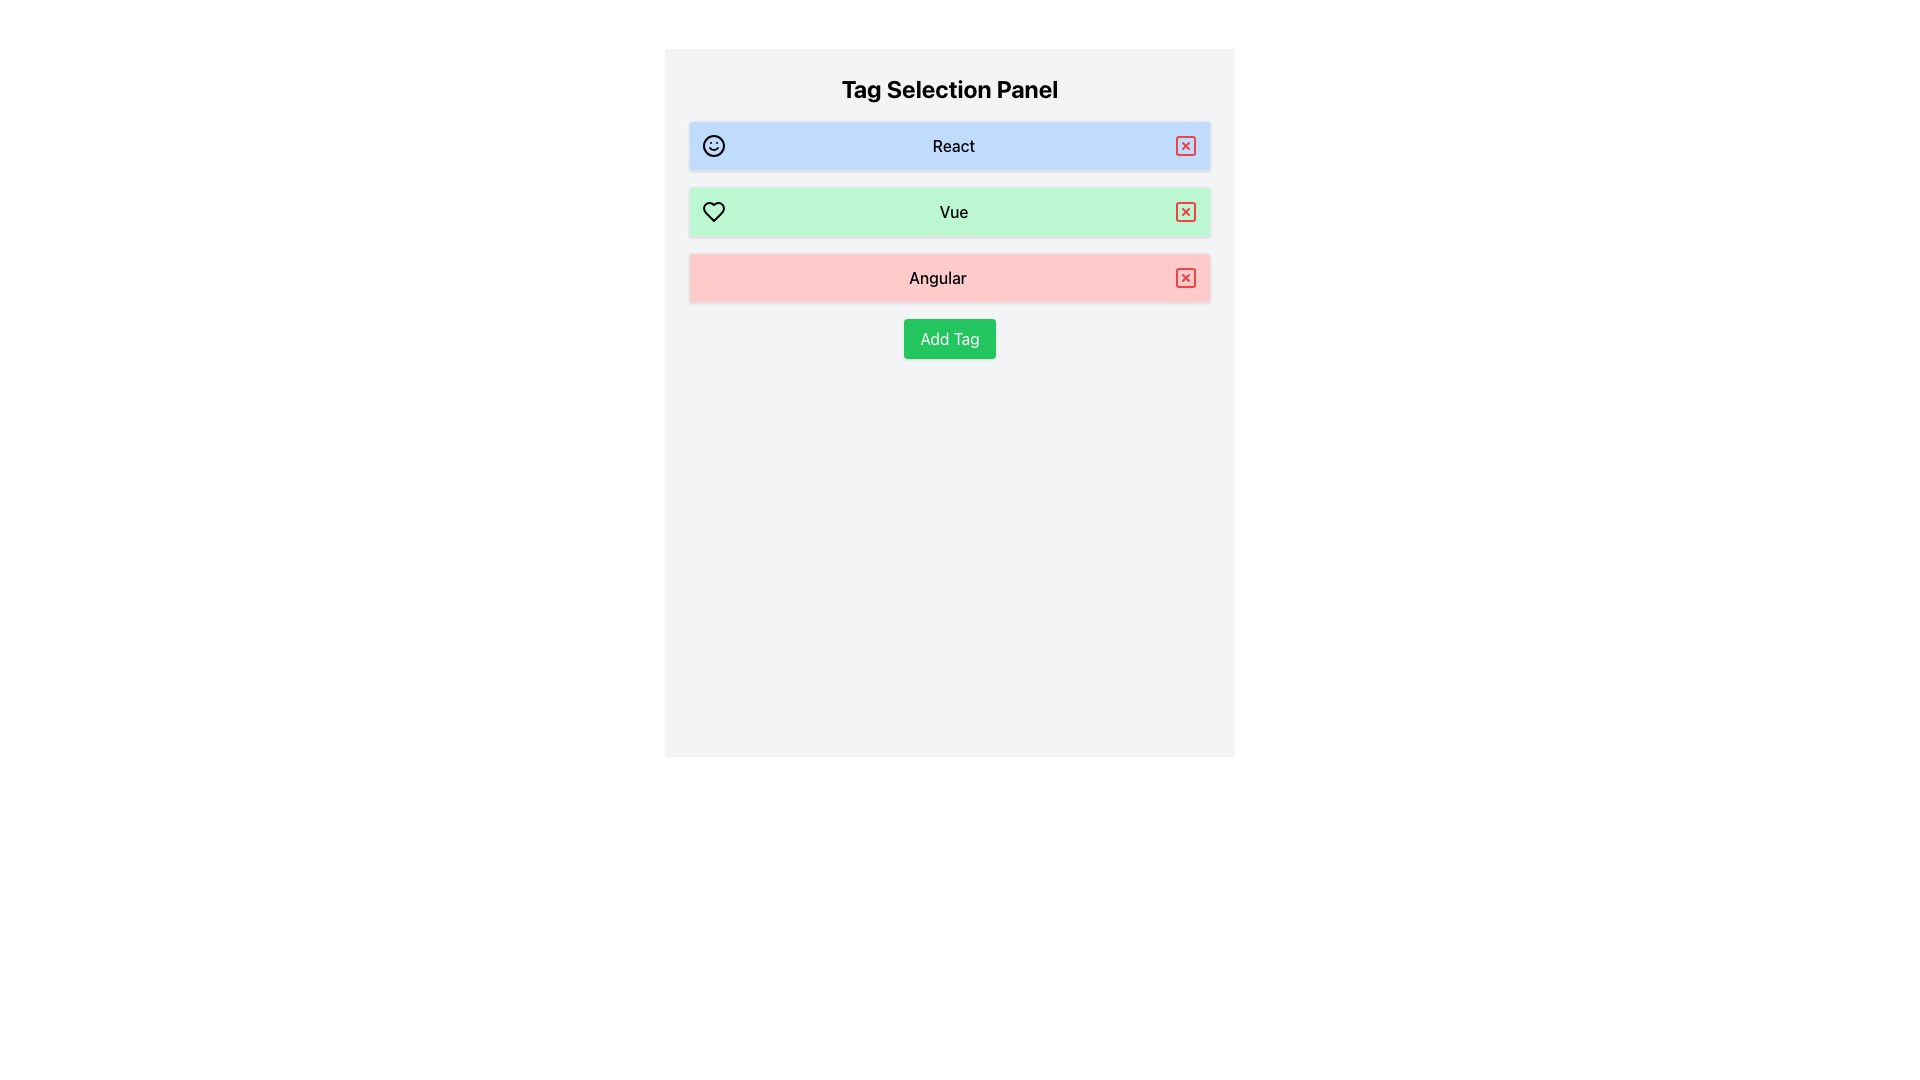 This screenshot has height=1080, width=1920. What do you see at coordinates (949, 145) in the screenshot?
I see `the first selectable item labeled 'React' in the Tag Selection Panel` at bounding box center [949, 145].